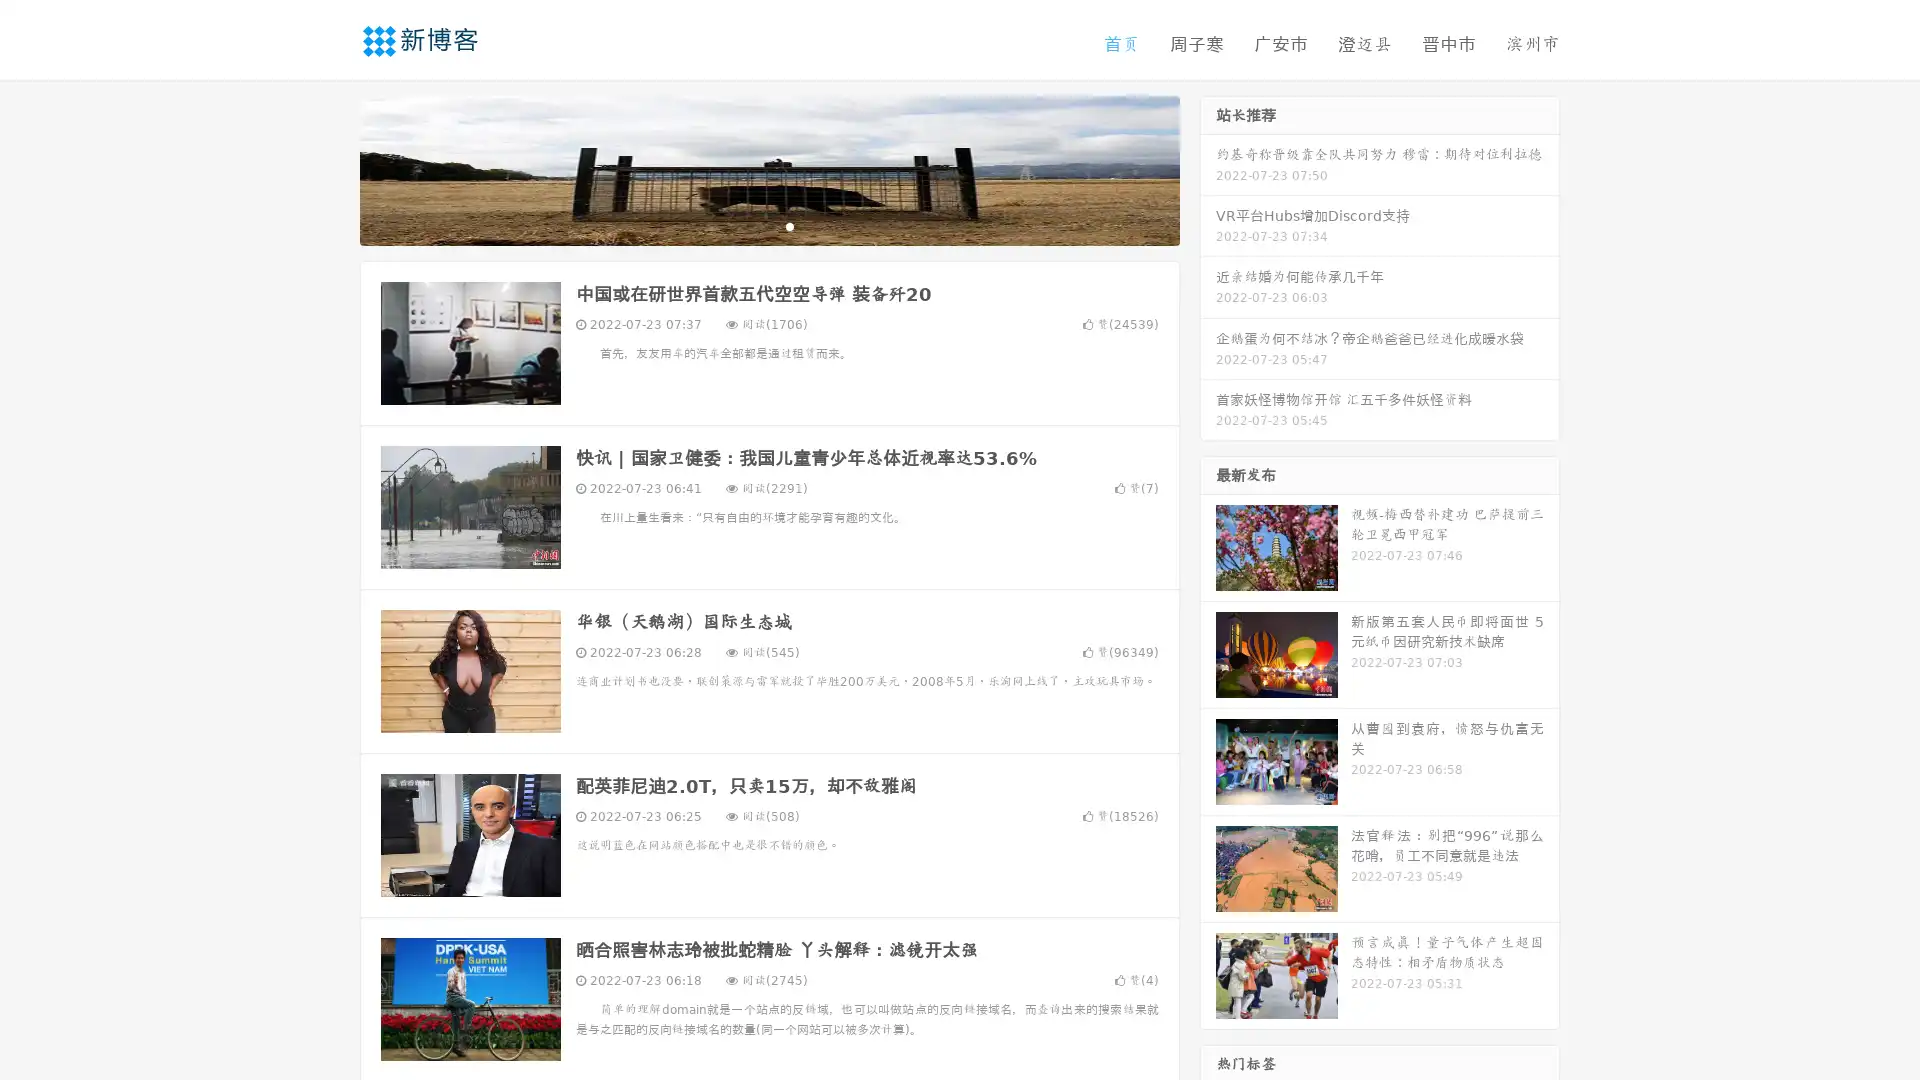  Describe the element at coordinates (768, 225) in the screenshot. I see `Go to slide 2` at that location.